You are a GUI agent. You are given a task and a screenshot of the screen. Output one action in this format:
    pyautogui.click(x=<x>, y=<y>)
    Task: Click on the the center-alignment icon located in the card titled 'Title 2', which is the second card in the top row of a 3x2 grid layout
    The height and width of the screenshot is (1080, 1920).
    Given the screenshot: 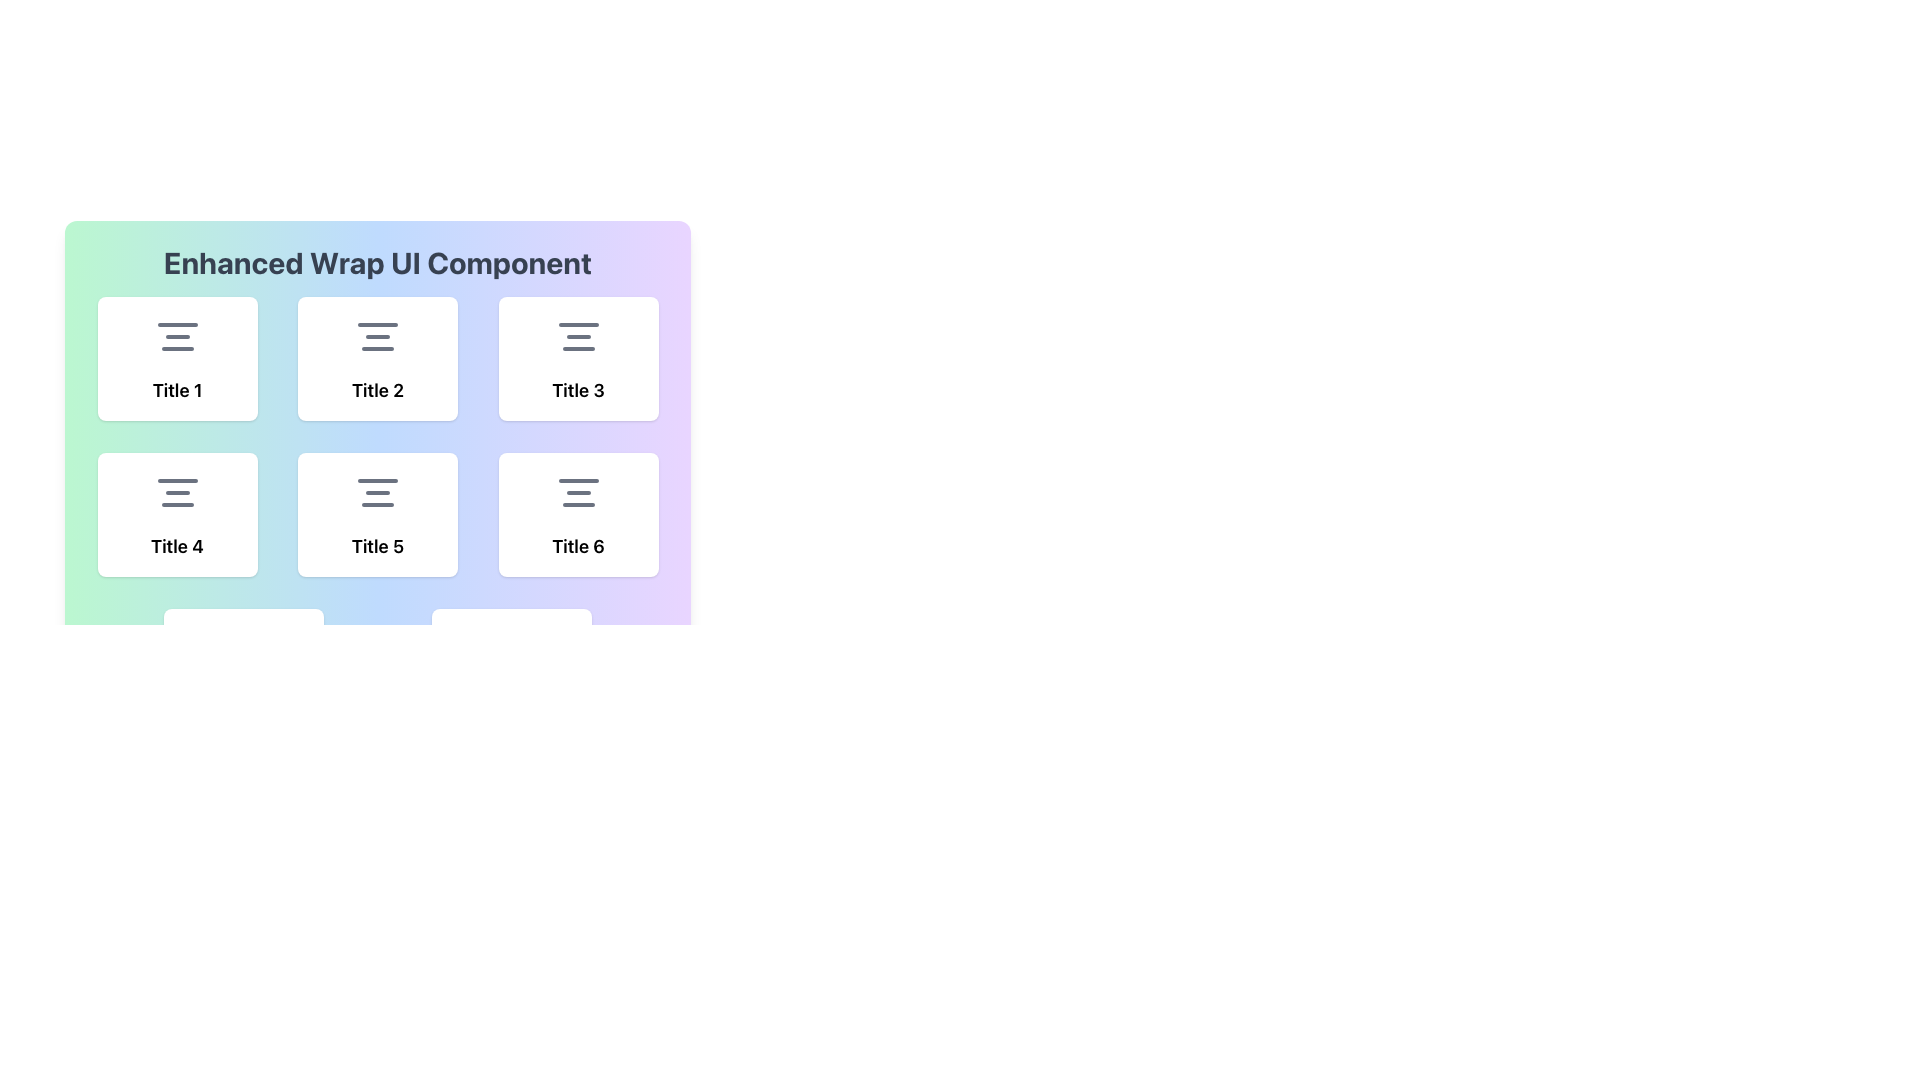 What is the action you would take?
    pyautogui.click(x=378, y=335)
    